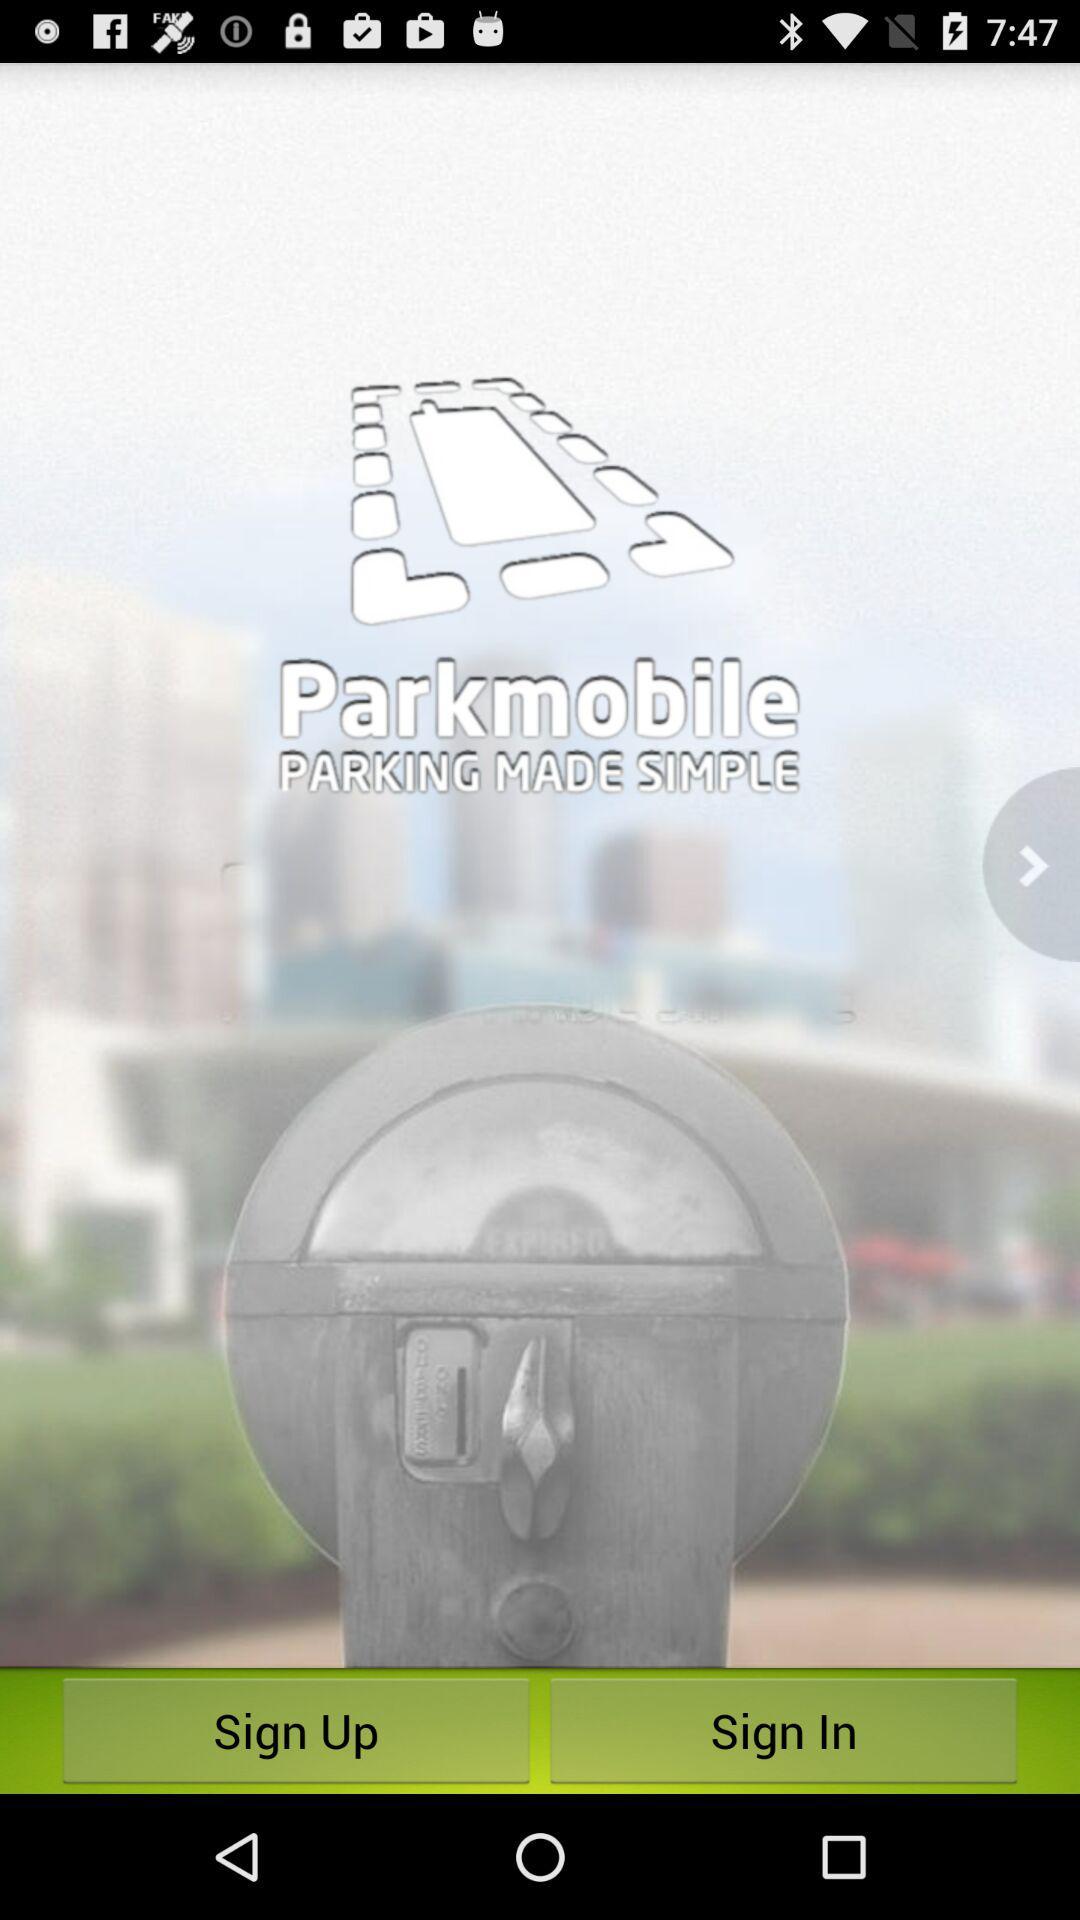 The height and width of the screenshot is (1920, 1080). I want to click on the sign up, so click(296, 1730).